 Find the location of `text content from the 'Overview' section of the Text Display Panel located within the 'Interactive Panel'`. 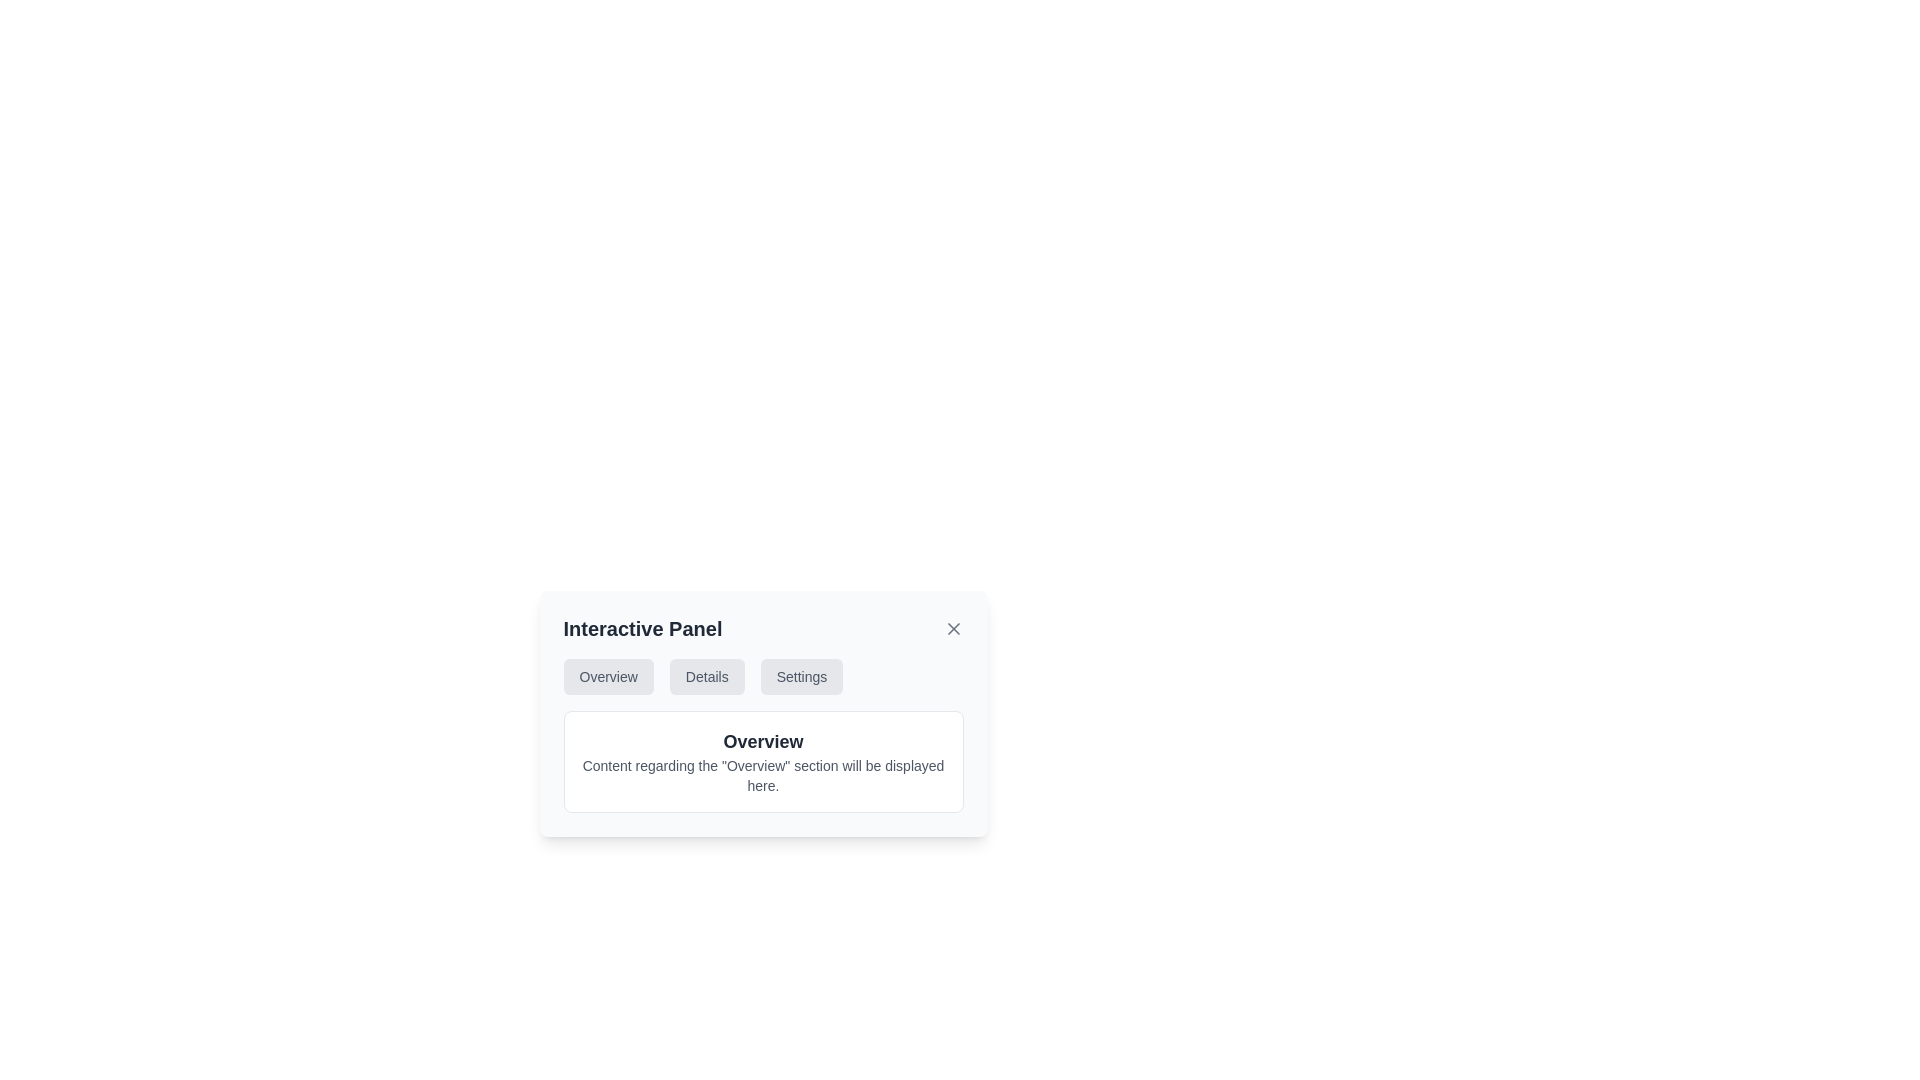

text content from the 'Overview' section of the Text Display Panel located within the 'Interactive Panel' is located at coordinates (762, 736).